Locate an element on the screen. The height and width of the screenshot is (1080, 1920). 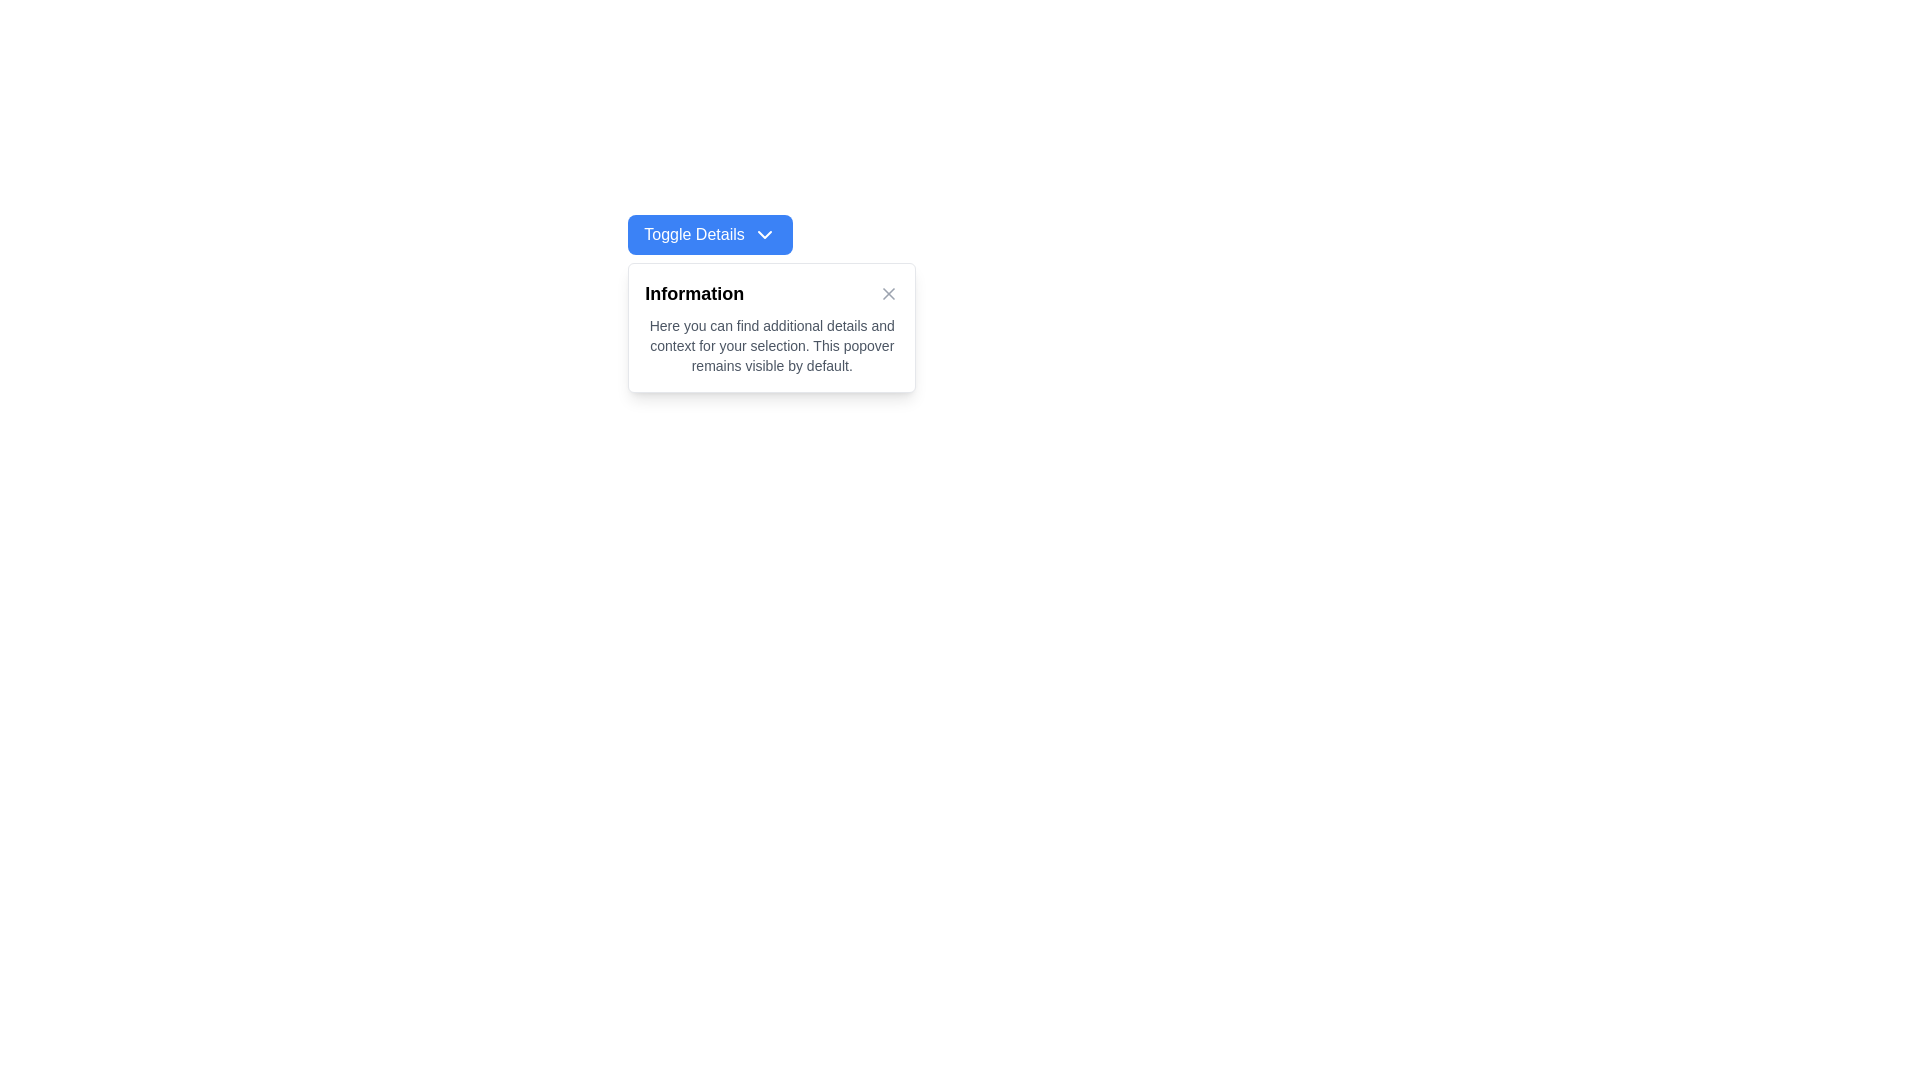
the block of gray text that contains the sentence 'Here you can find additional details and context for your selection. This popover remains visible by default.' located in the 'Information' panel is located at coordinates (771, 345).